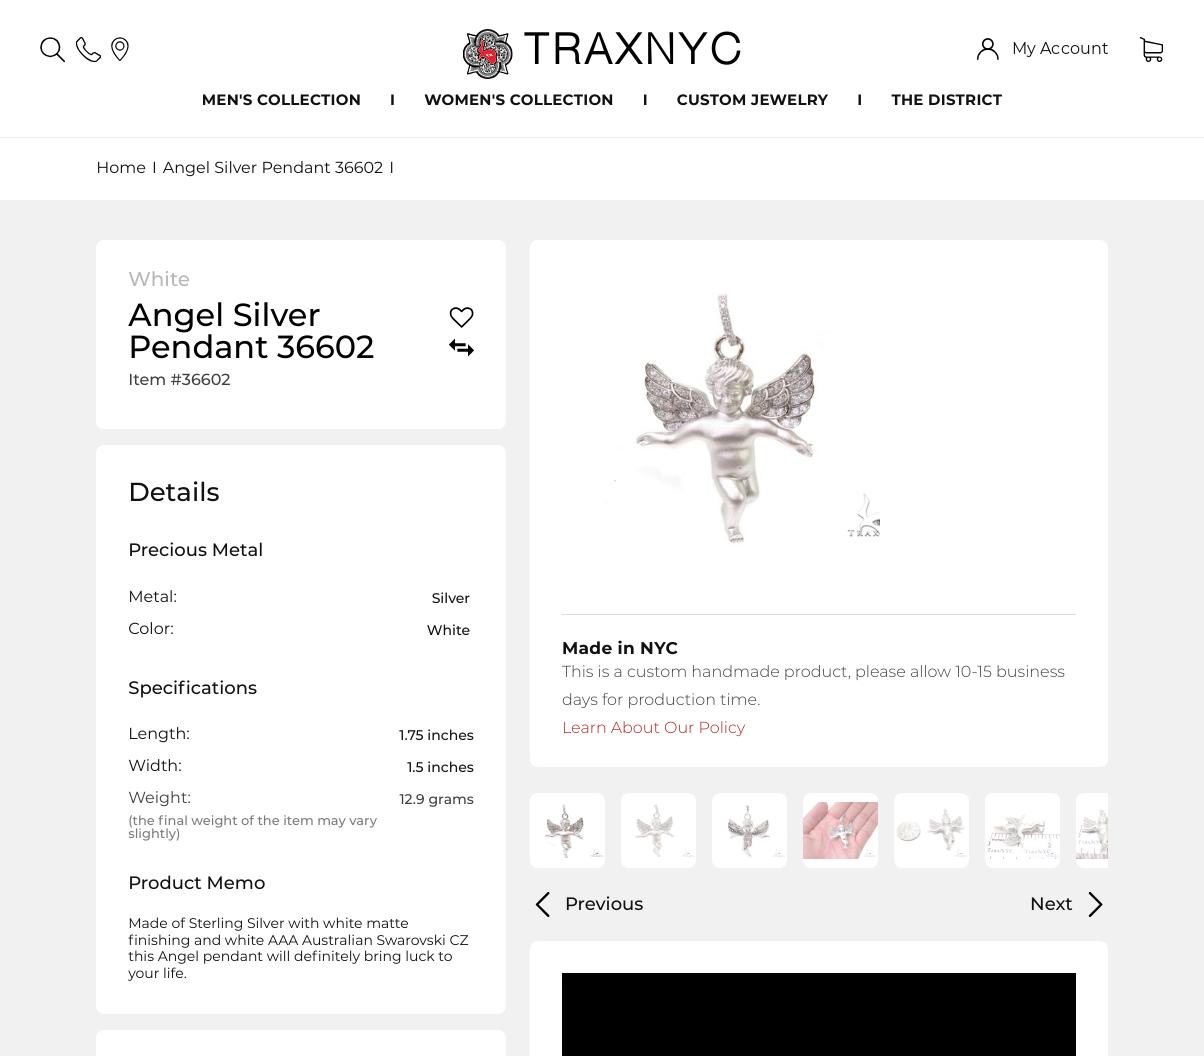  I want to click on 'Color', so click(149, 627).